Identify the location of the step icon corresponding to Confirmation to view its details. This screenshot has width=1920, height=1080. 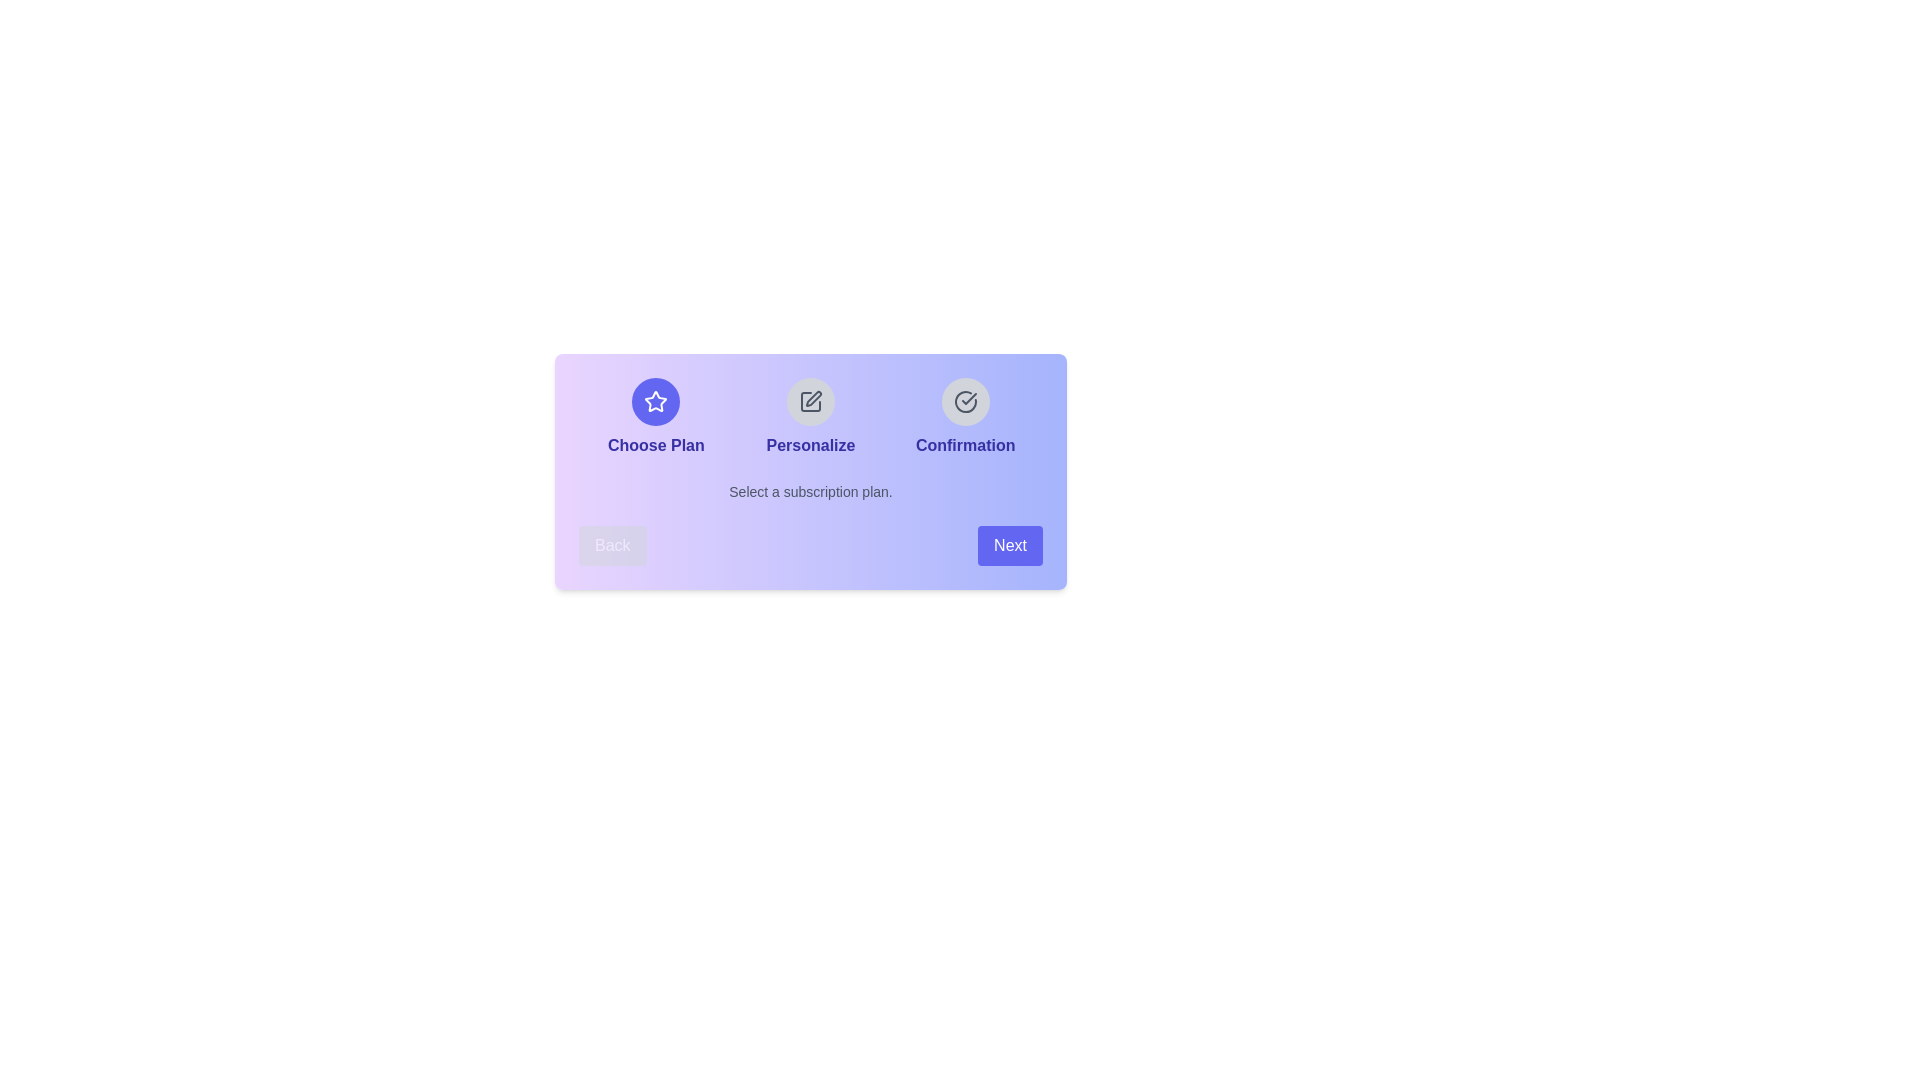
(964, 401).